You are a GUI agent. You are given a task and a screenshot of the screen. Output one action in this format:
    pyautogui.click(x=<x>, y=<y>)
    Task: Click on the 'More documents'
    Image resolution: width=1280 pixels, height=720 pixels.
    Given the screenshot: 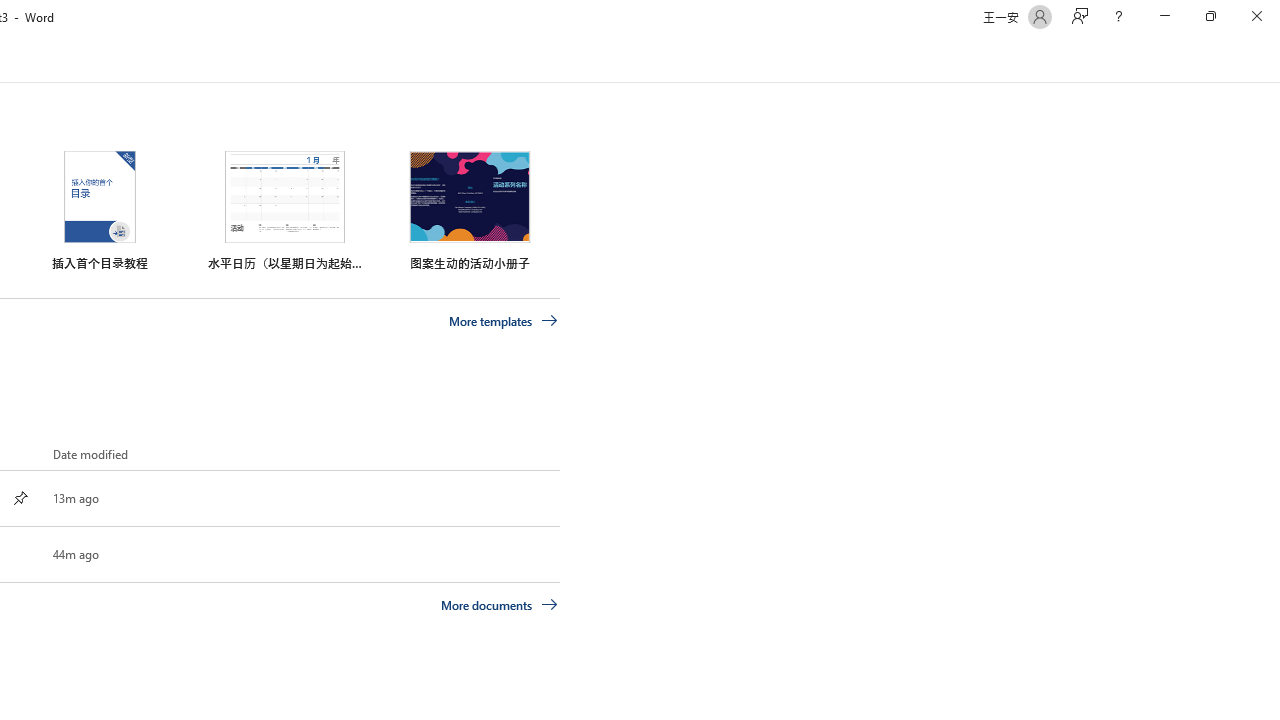 What is the action you would take?
    pyautogui.click(x=499, y=603)
    